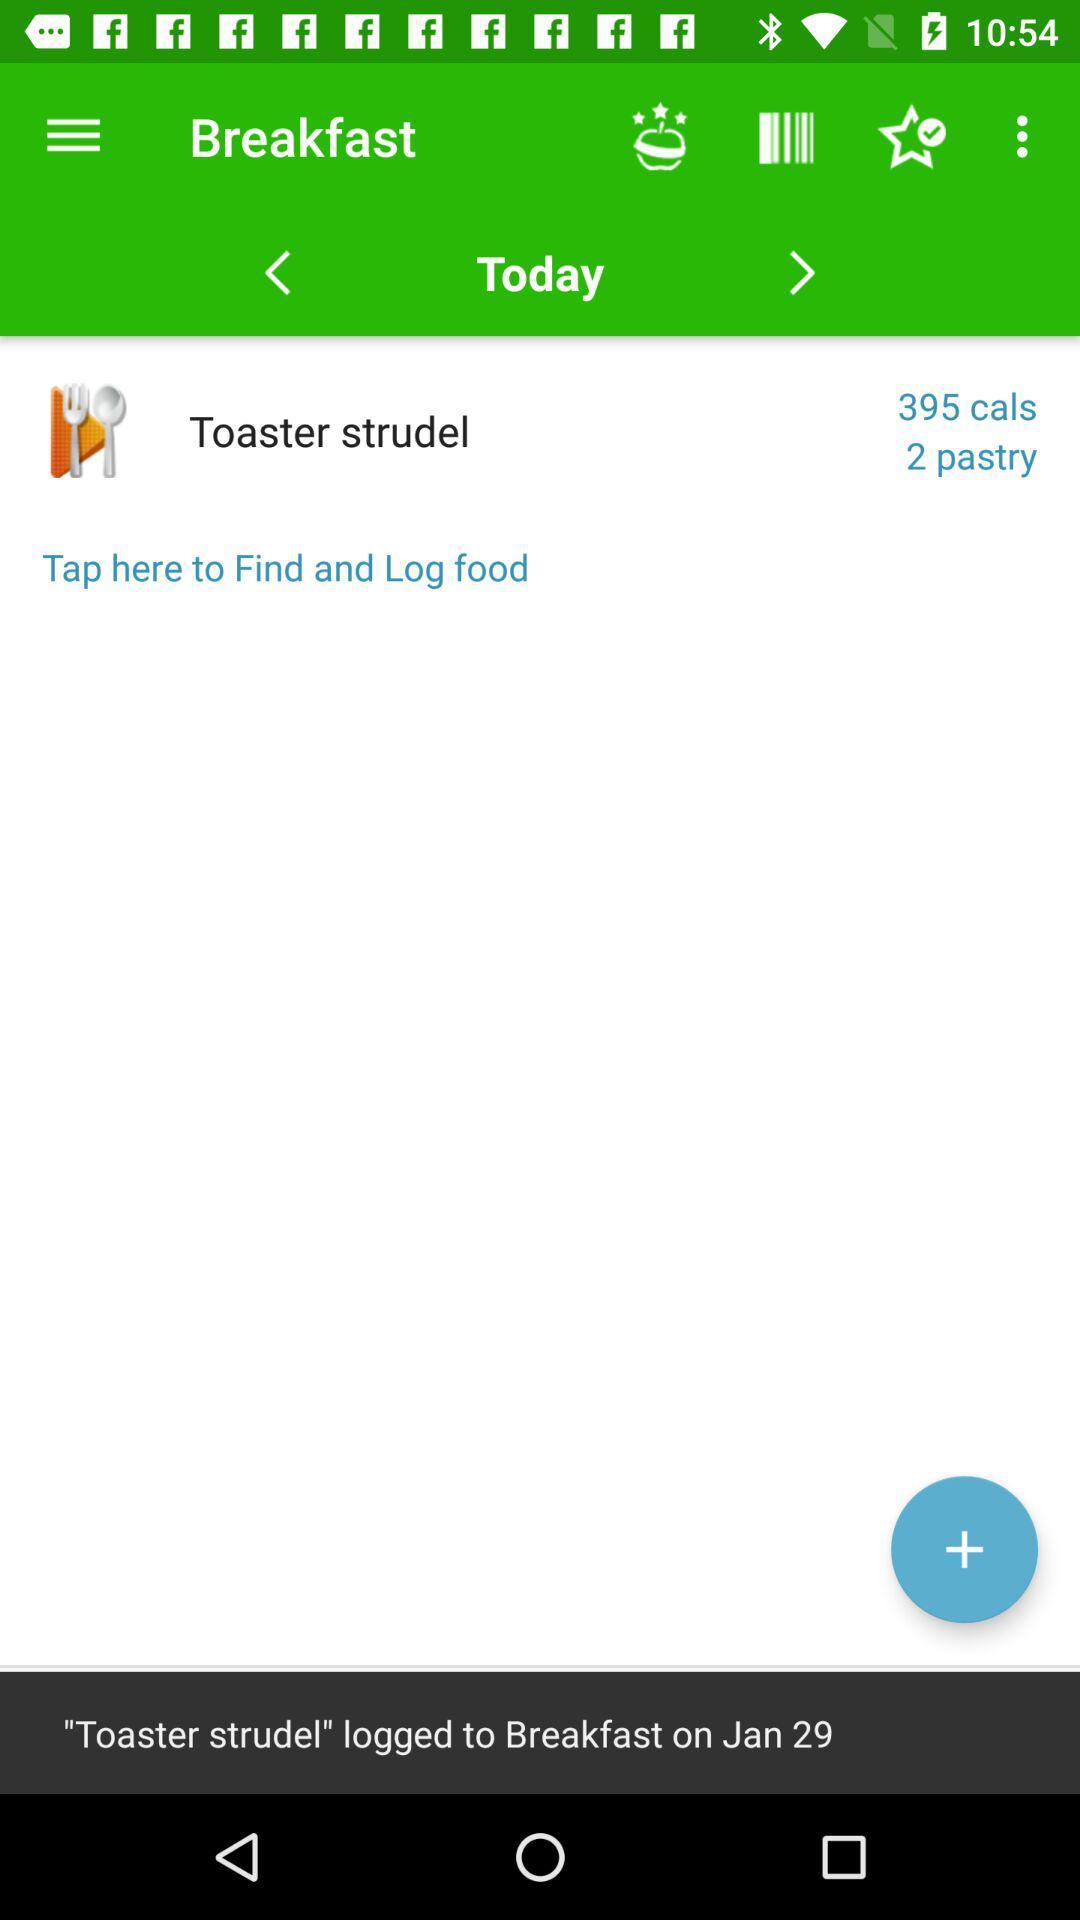 Image resolution: width=1080 pixels, height=1920 pixels. I want to click on the add icon, so click(963, 1548).